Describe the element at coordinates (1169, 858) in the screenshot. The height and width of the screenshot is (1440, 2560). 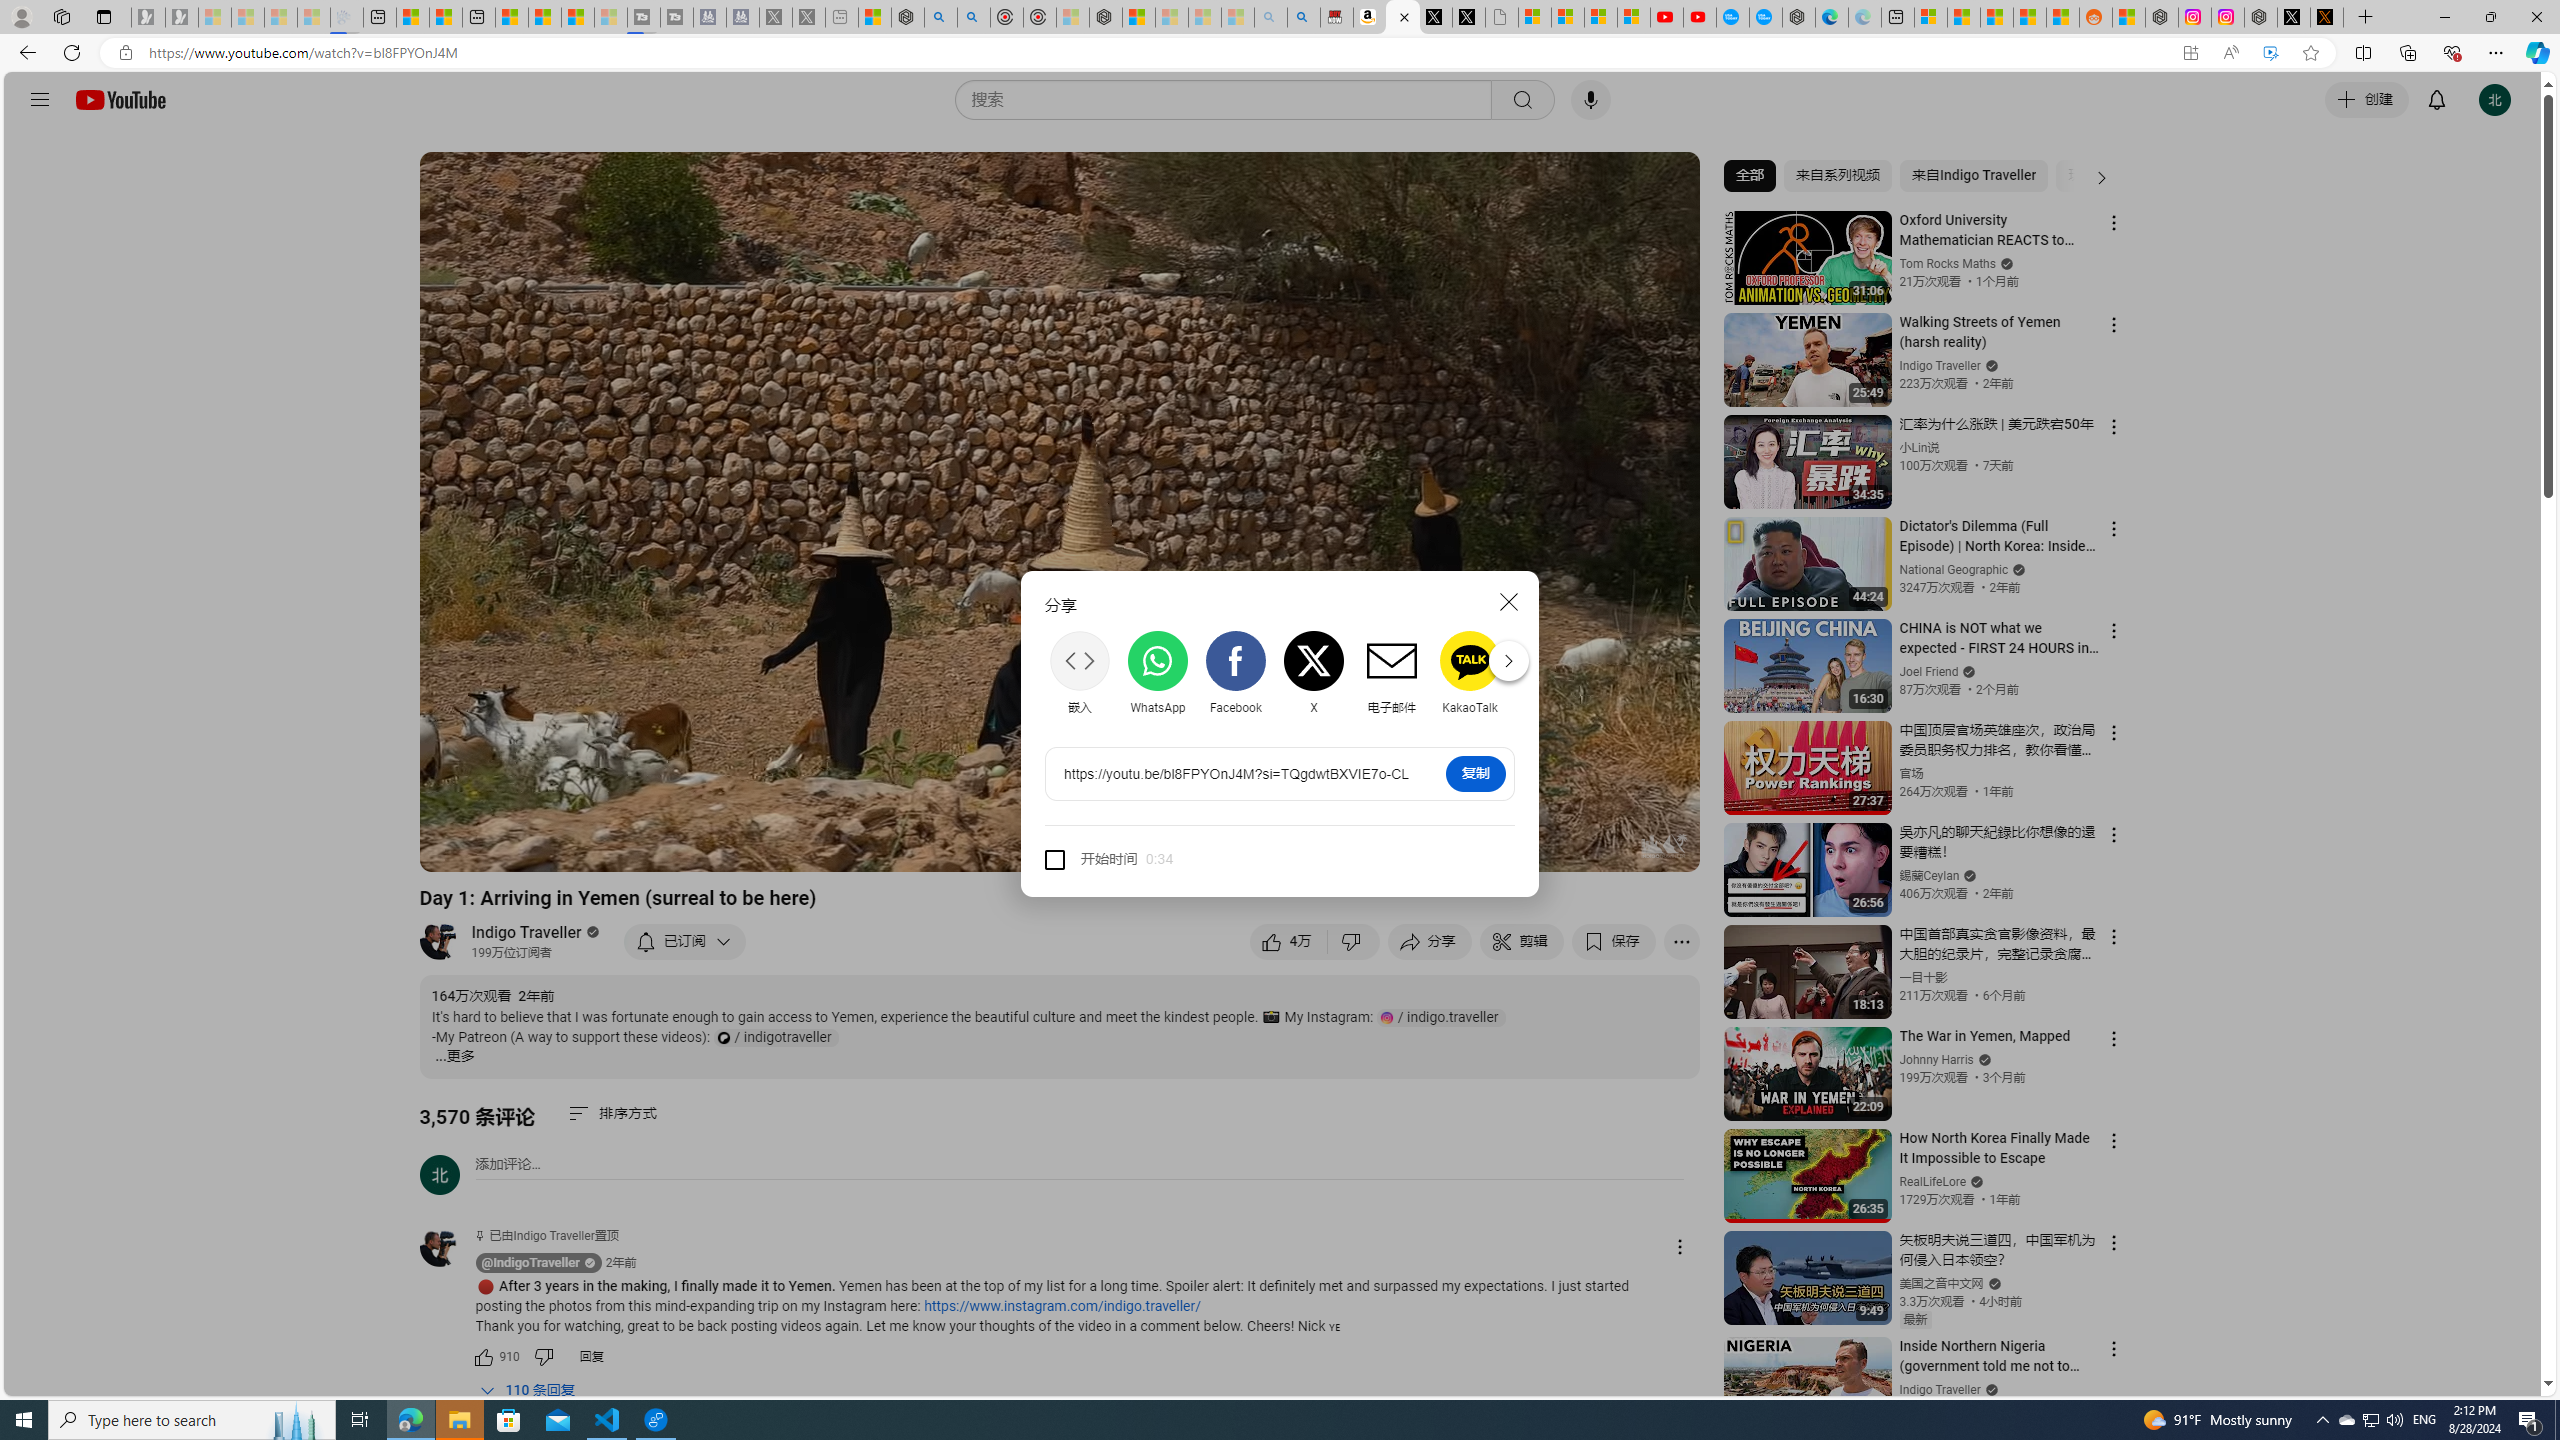
I see `'Class: style-scope tp-yt-paper-input'` at that location.